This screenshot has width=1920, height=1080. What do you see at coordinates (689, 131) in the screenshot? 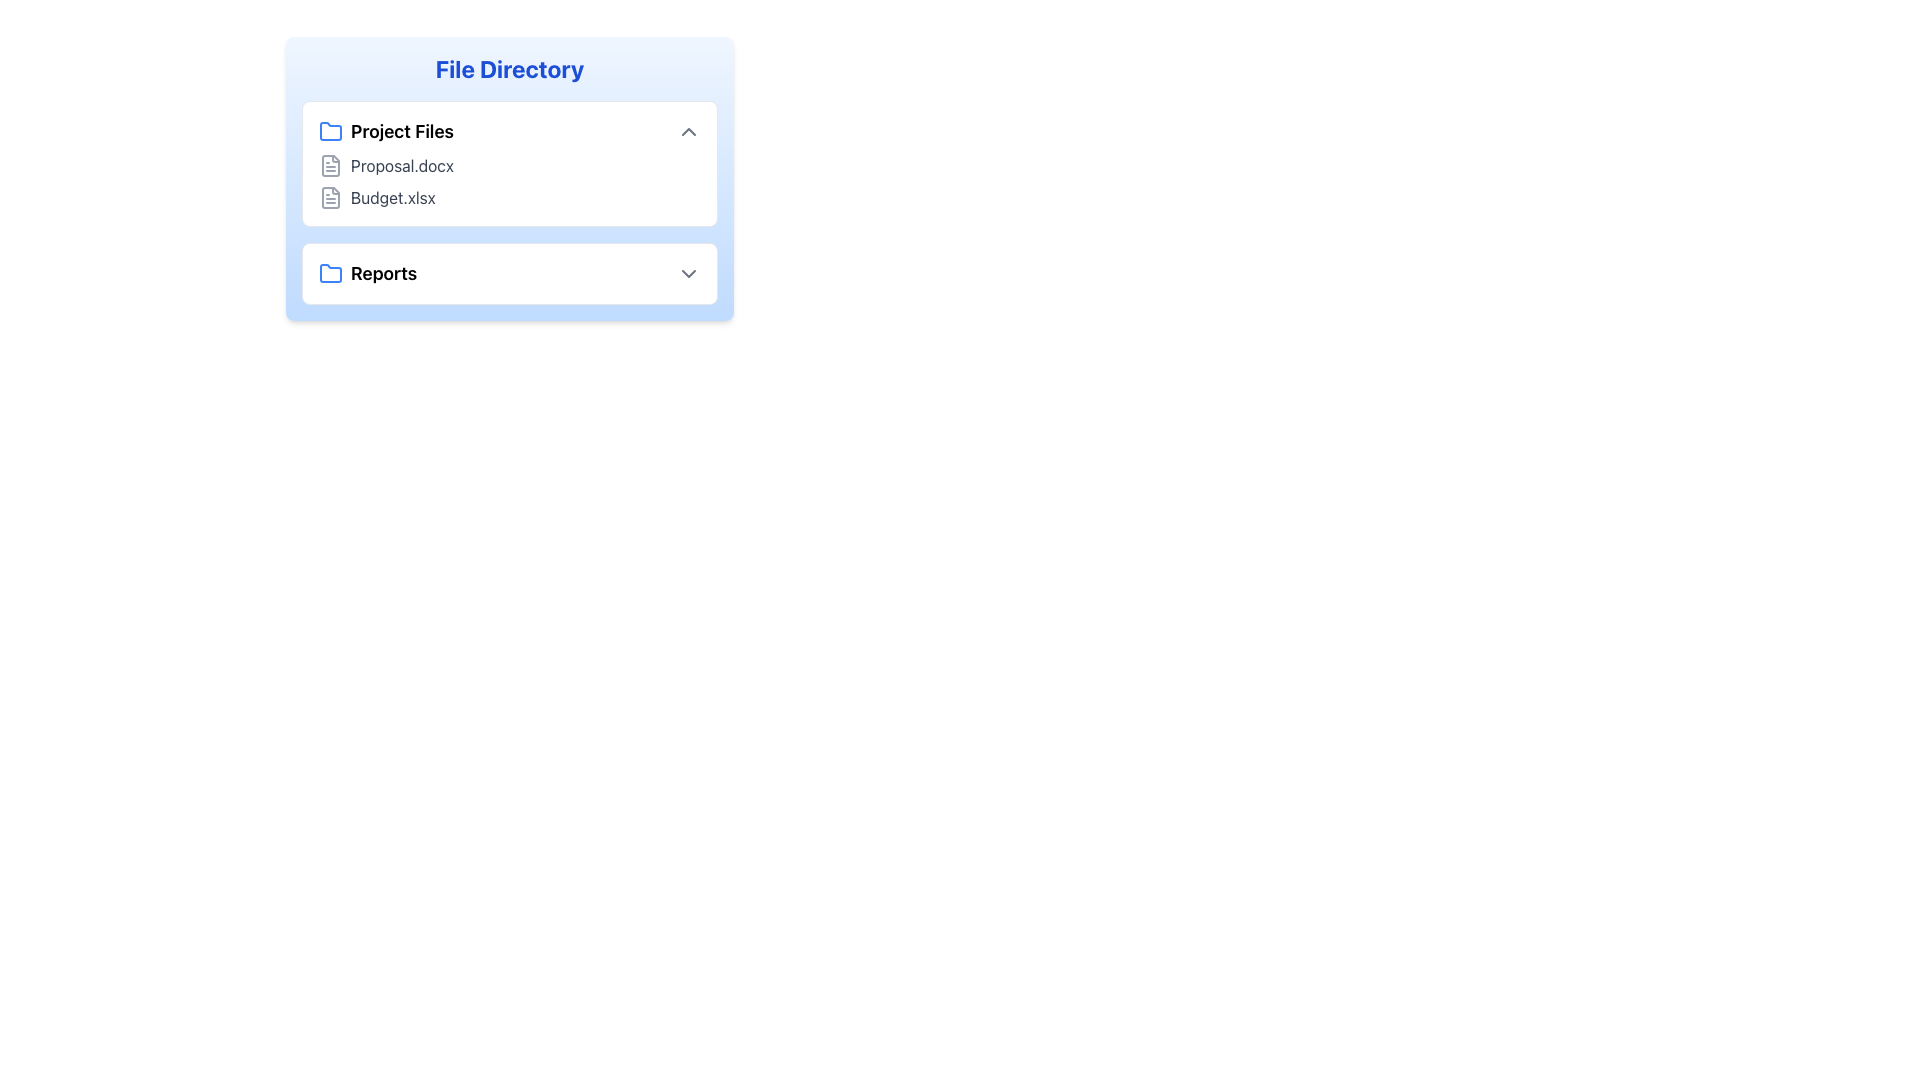
I see `the Chevron Upwards icon located at the far-right side of the 'Project Files' section for accessibility tools` at bounding box center [689, 131].